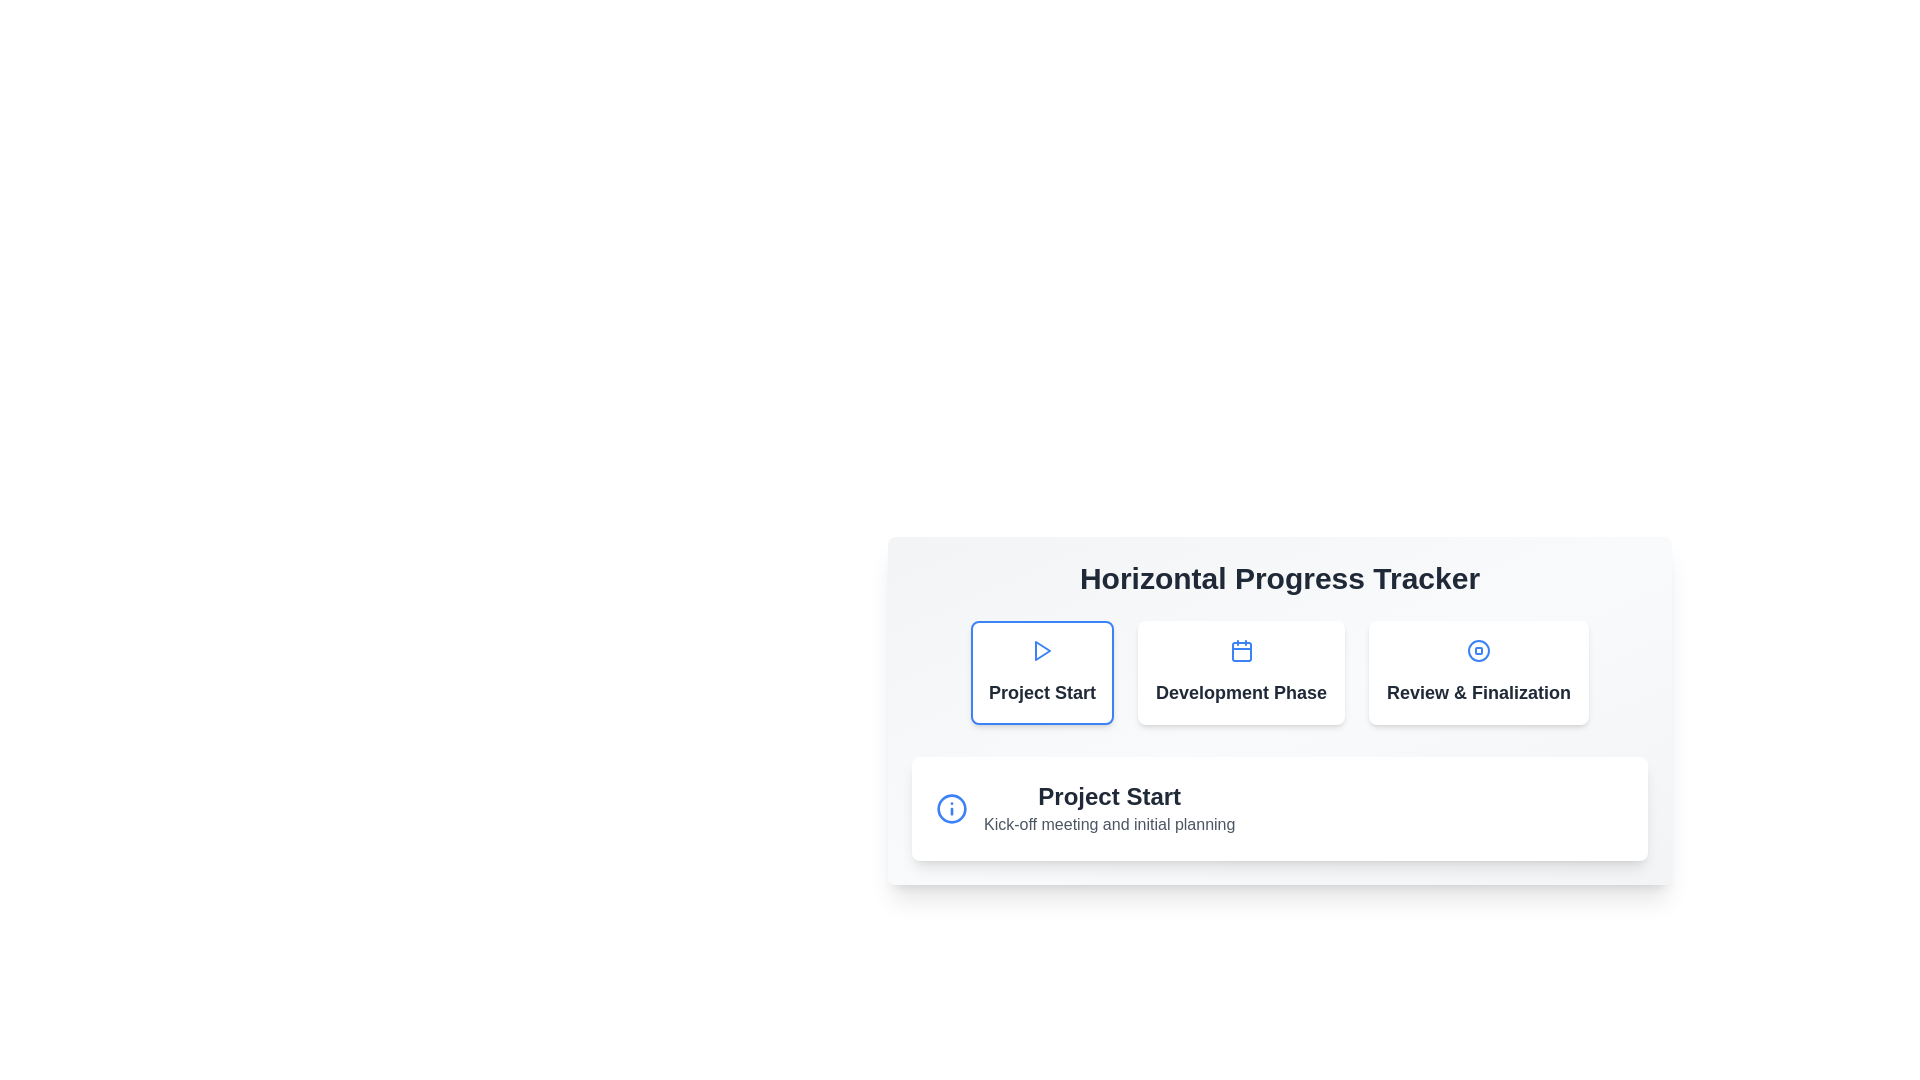  Describe the element at coordinates (950, 808) in the screenshot. I see `the circular vector graphic component with a blue outline located in the top left of the project tracking card` at that location.